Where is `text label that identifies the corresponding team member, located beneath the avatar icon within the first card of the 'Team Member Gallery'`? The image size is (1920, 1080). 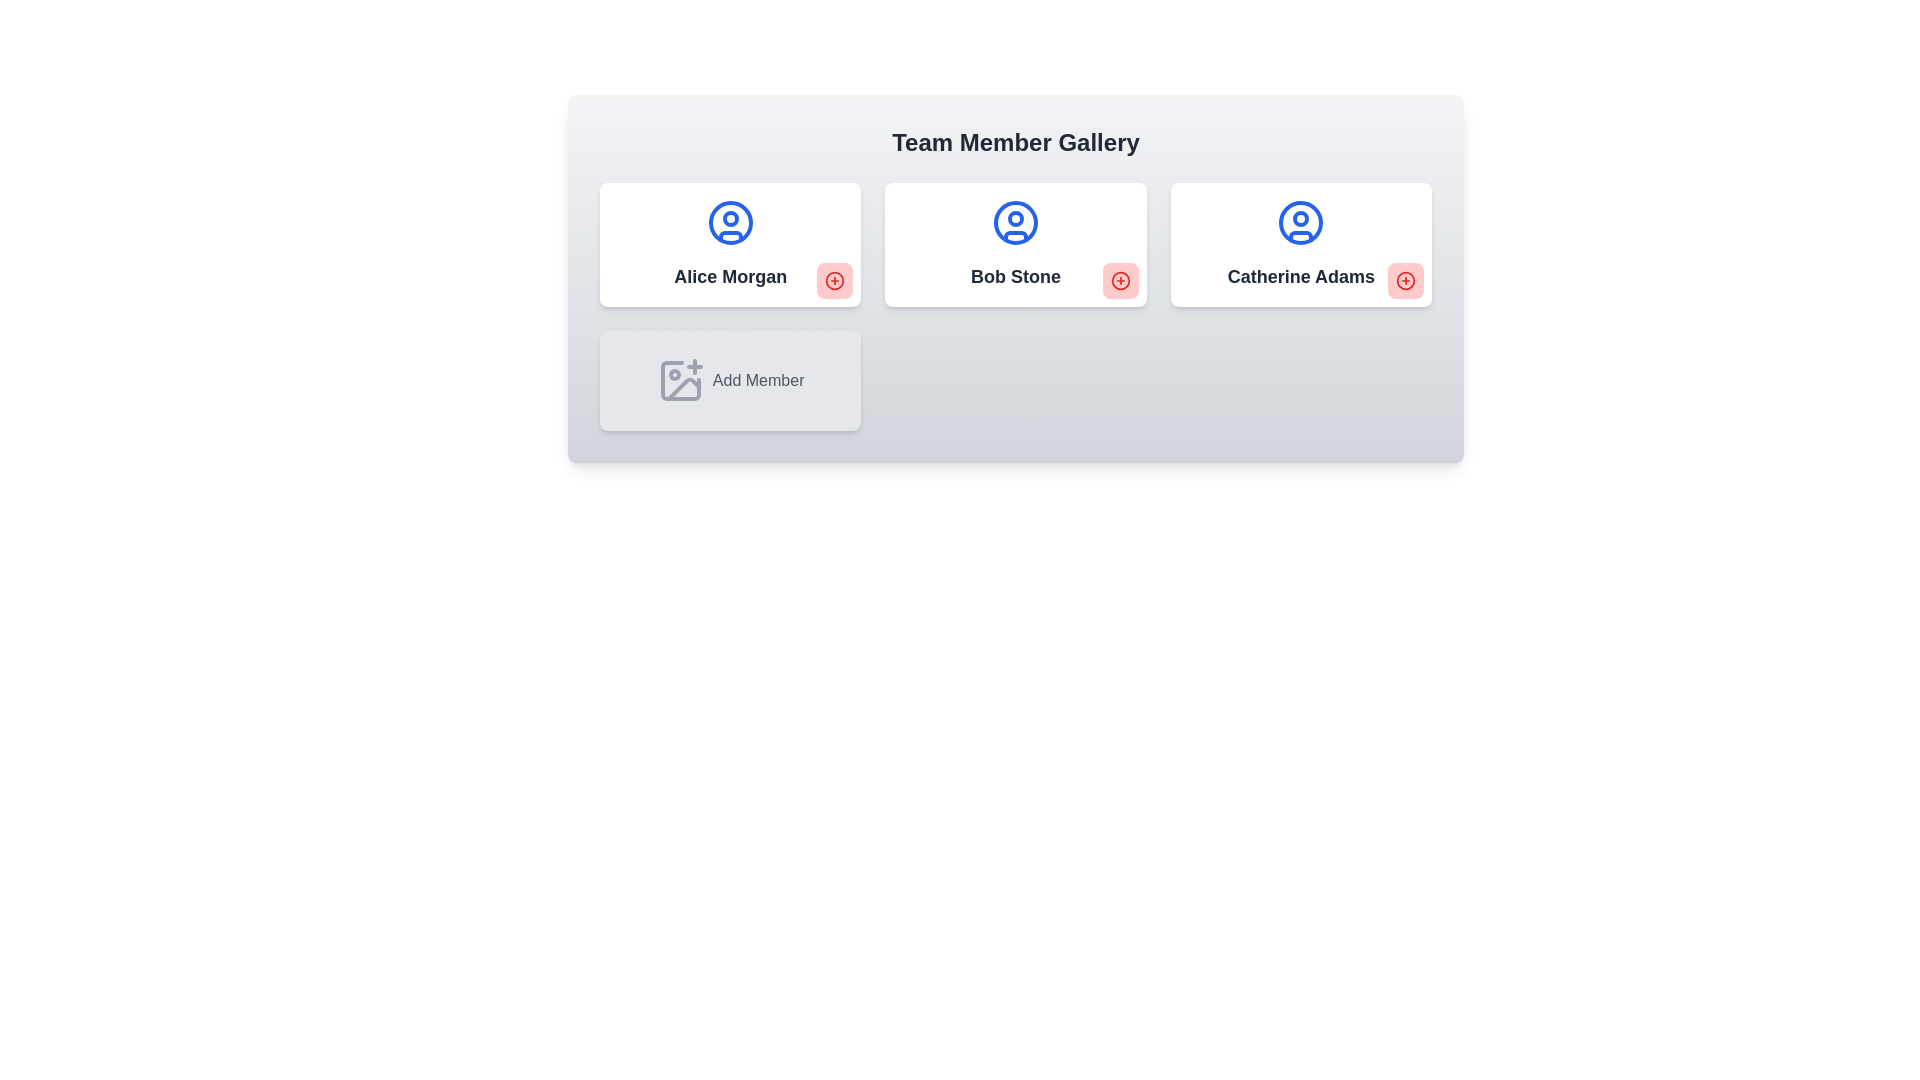
text label that identifies the corresponding team member, located beneath the avatar icon within the first card of the 'Team Member Gallery' is located at coordinates (729, 277).